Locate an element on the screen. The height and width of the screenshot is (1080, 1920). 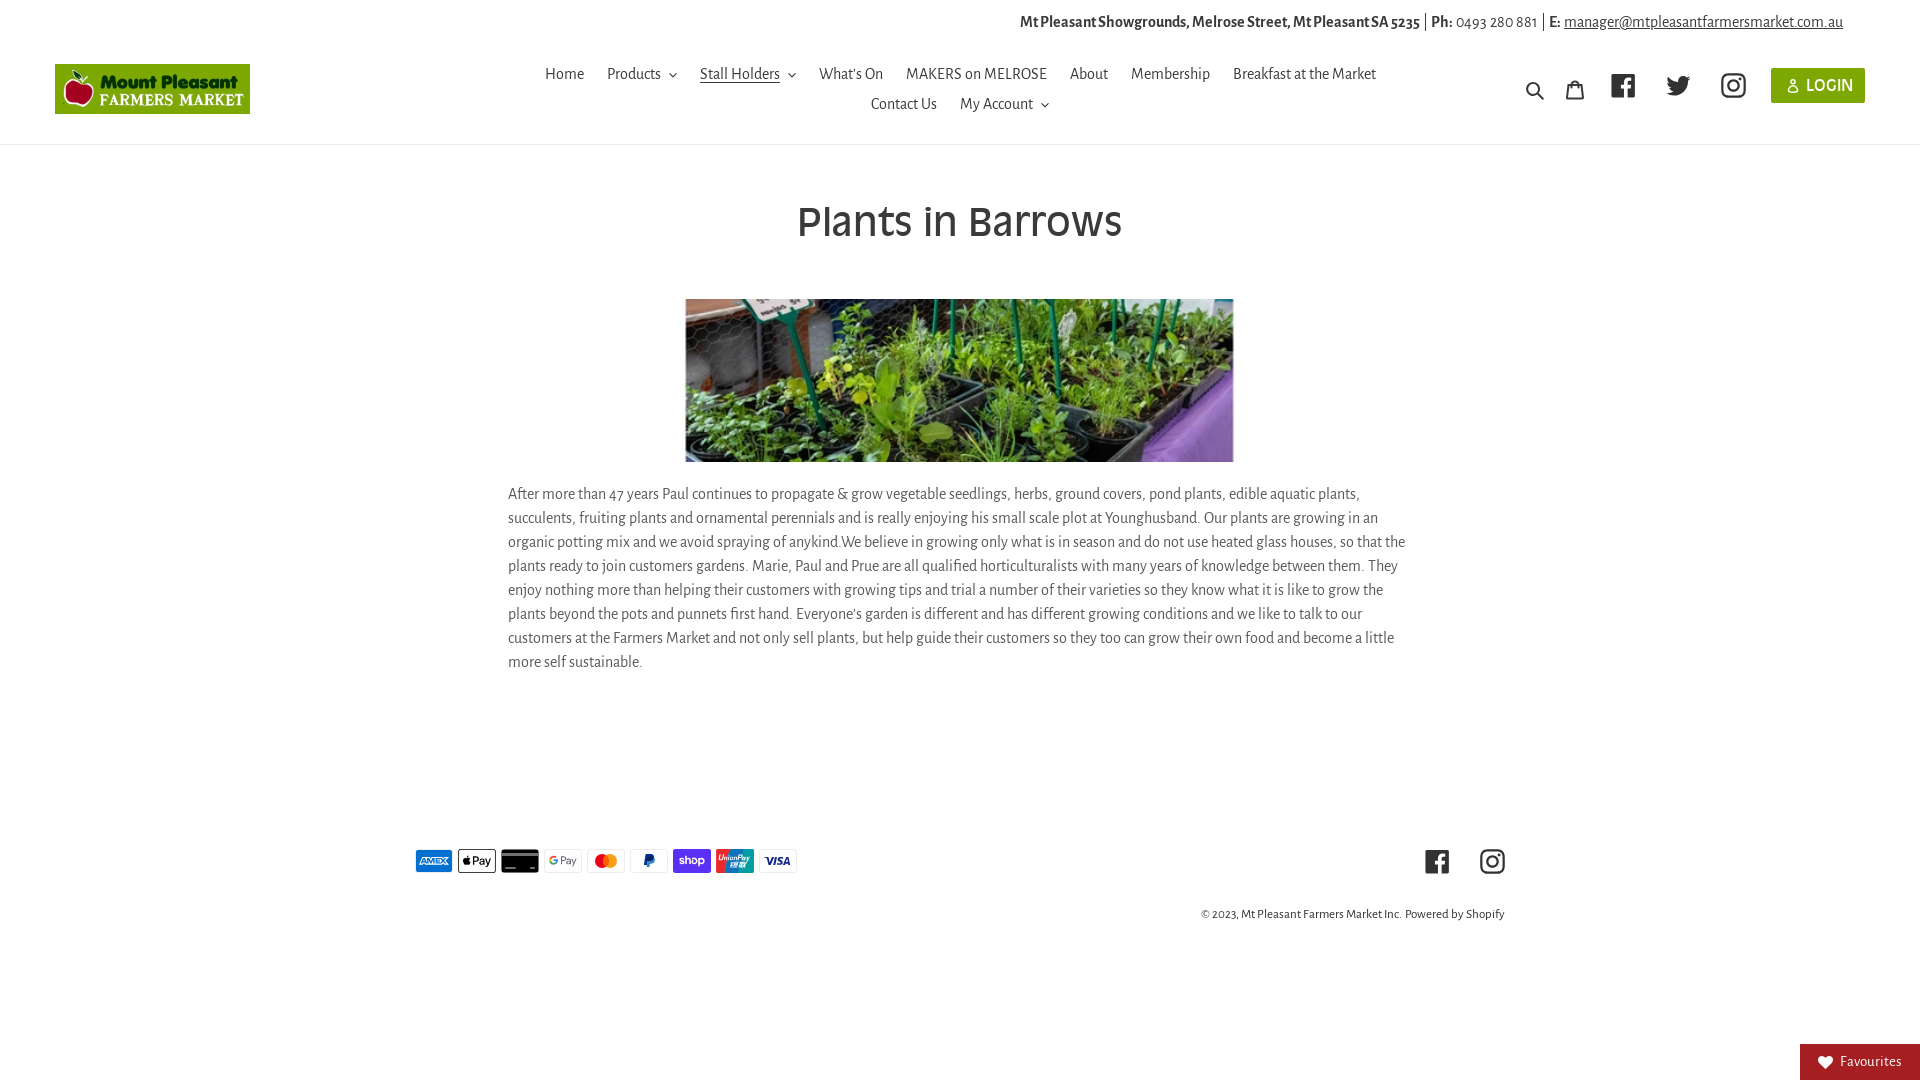
'Contact Us' is located at coordinates (860, 104).